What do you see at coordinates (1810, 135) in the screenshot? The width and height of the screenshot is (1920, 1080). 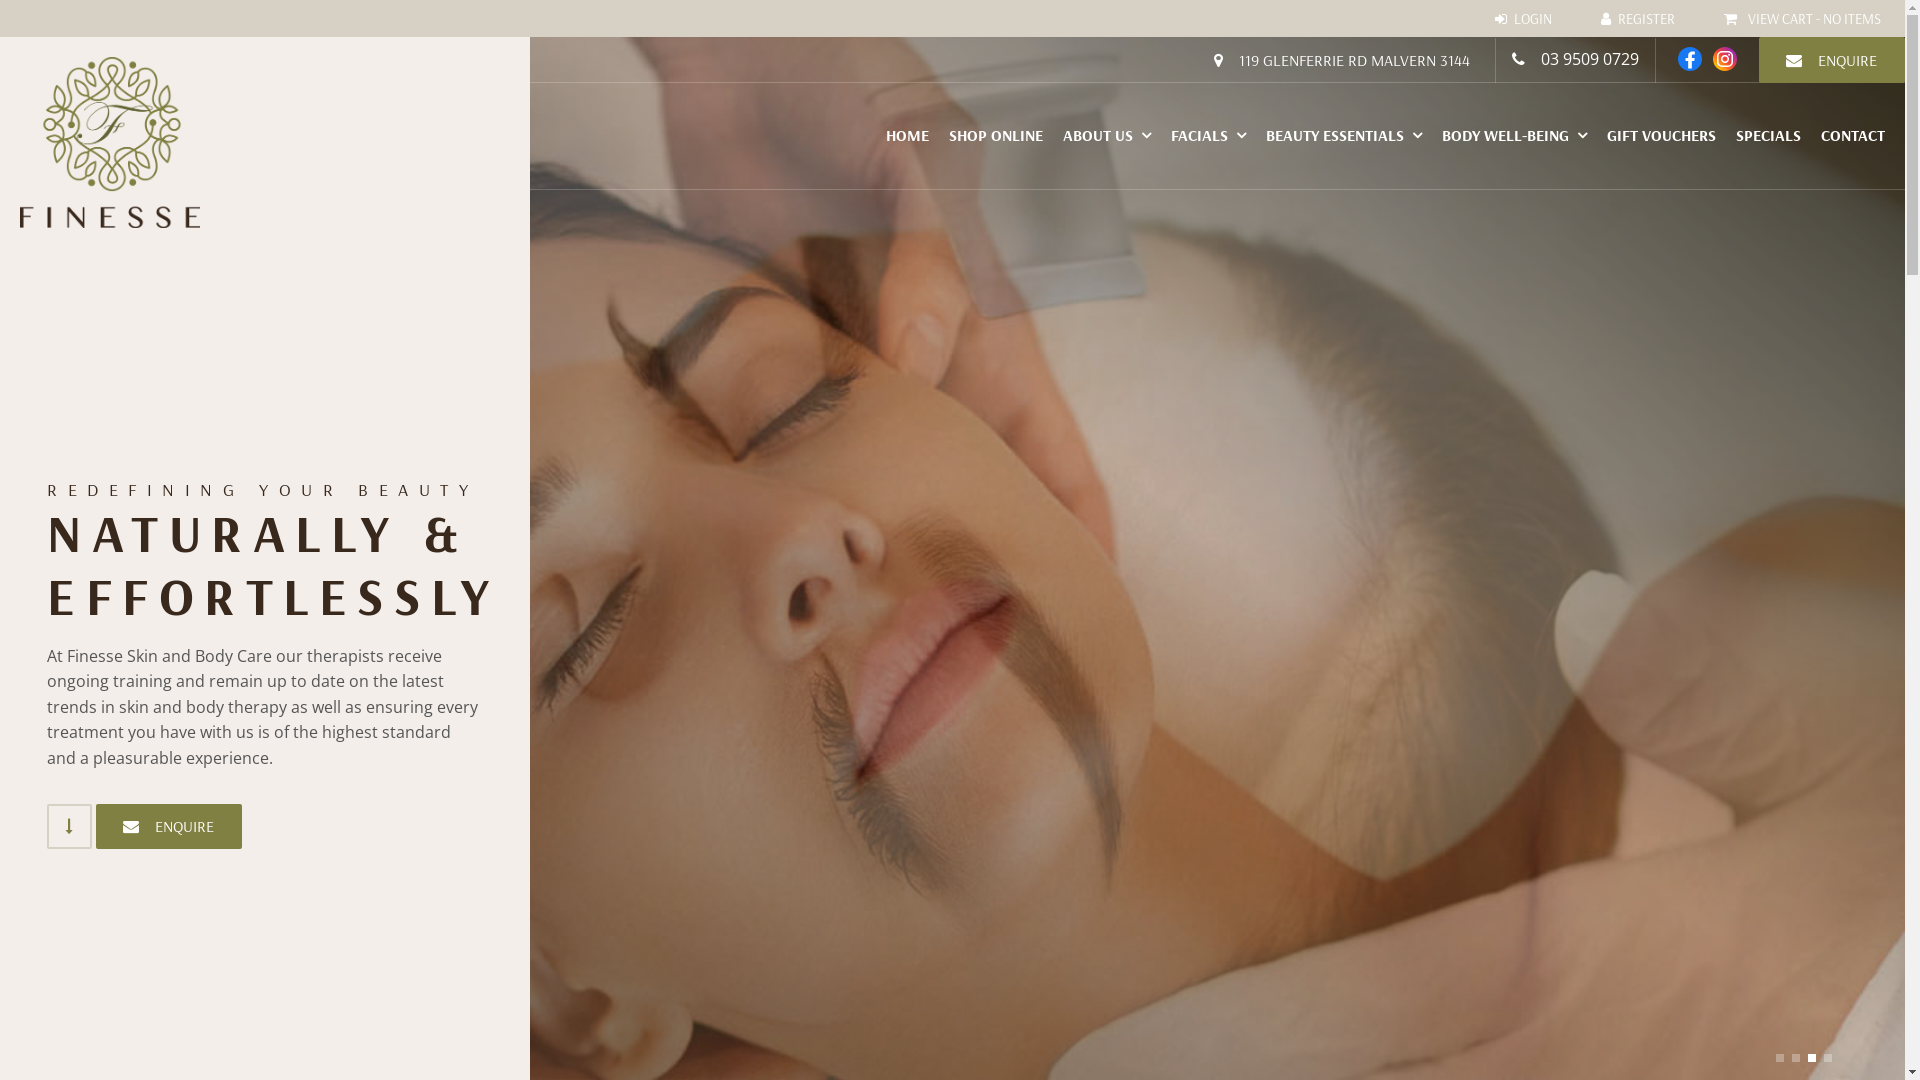 I see `'CONTACT'` at bounding box center [1810, 135].